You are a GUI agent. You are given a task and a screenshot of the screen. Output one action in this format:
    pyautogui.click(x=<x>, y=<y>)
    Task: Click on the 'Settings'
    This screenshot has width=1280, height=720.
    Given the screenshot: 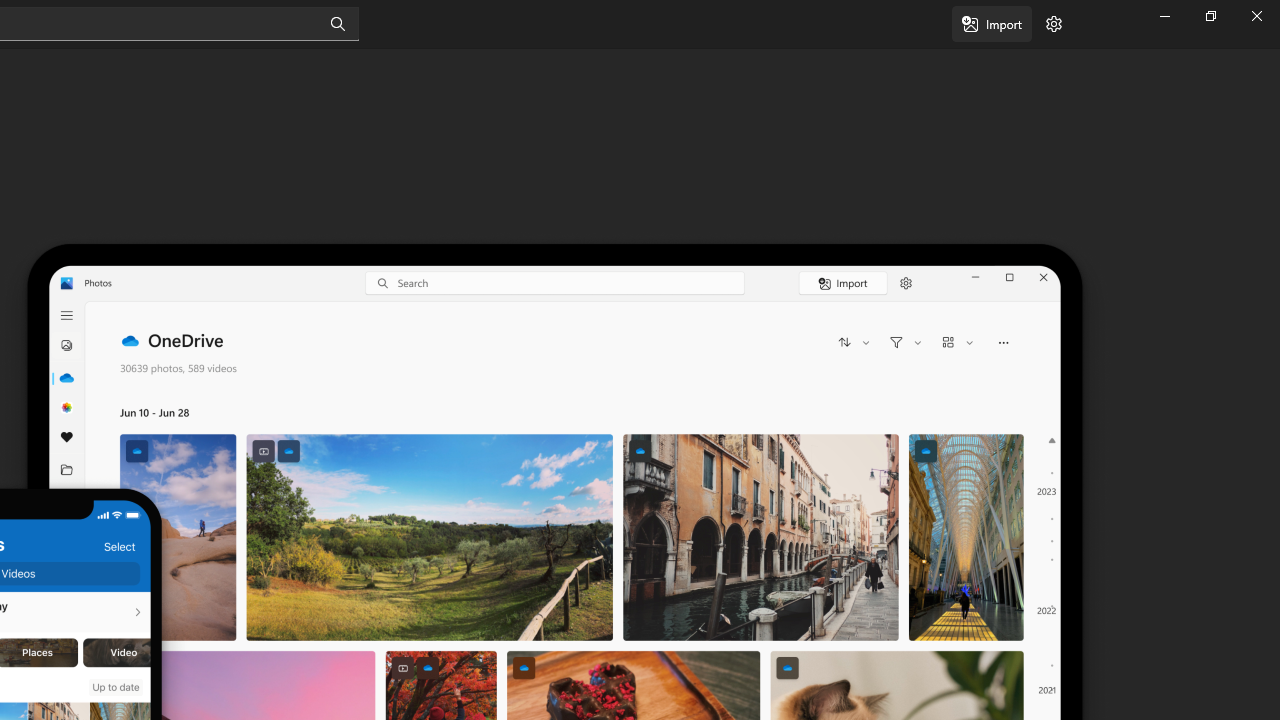 What is the action you would take?
    pyautogui.click(x=1053, y=24)
    